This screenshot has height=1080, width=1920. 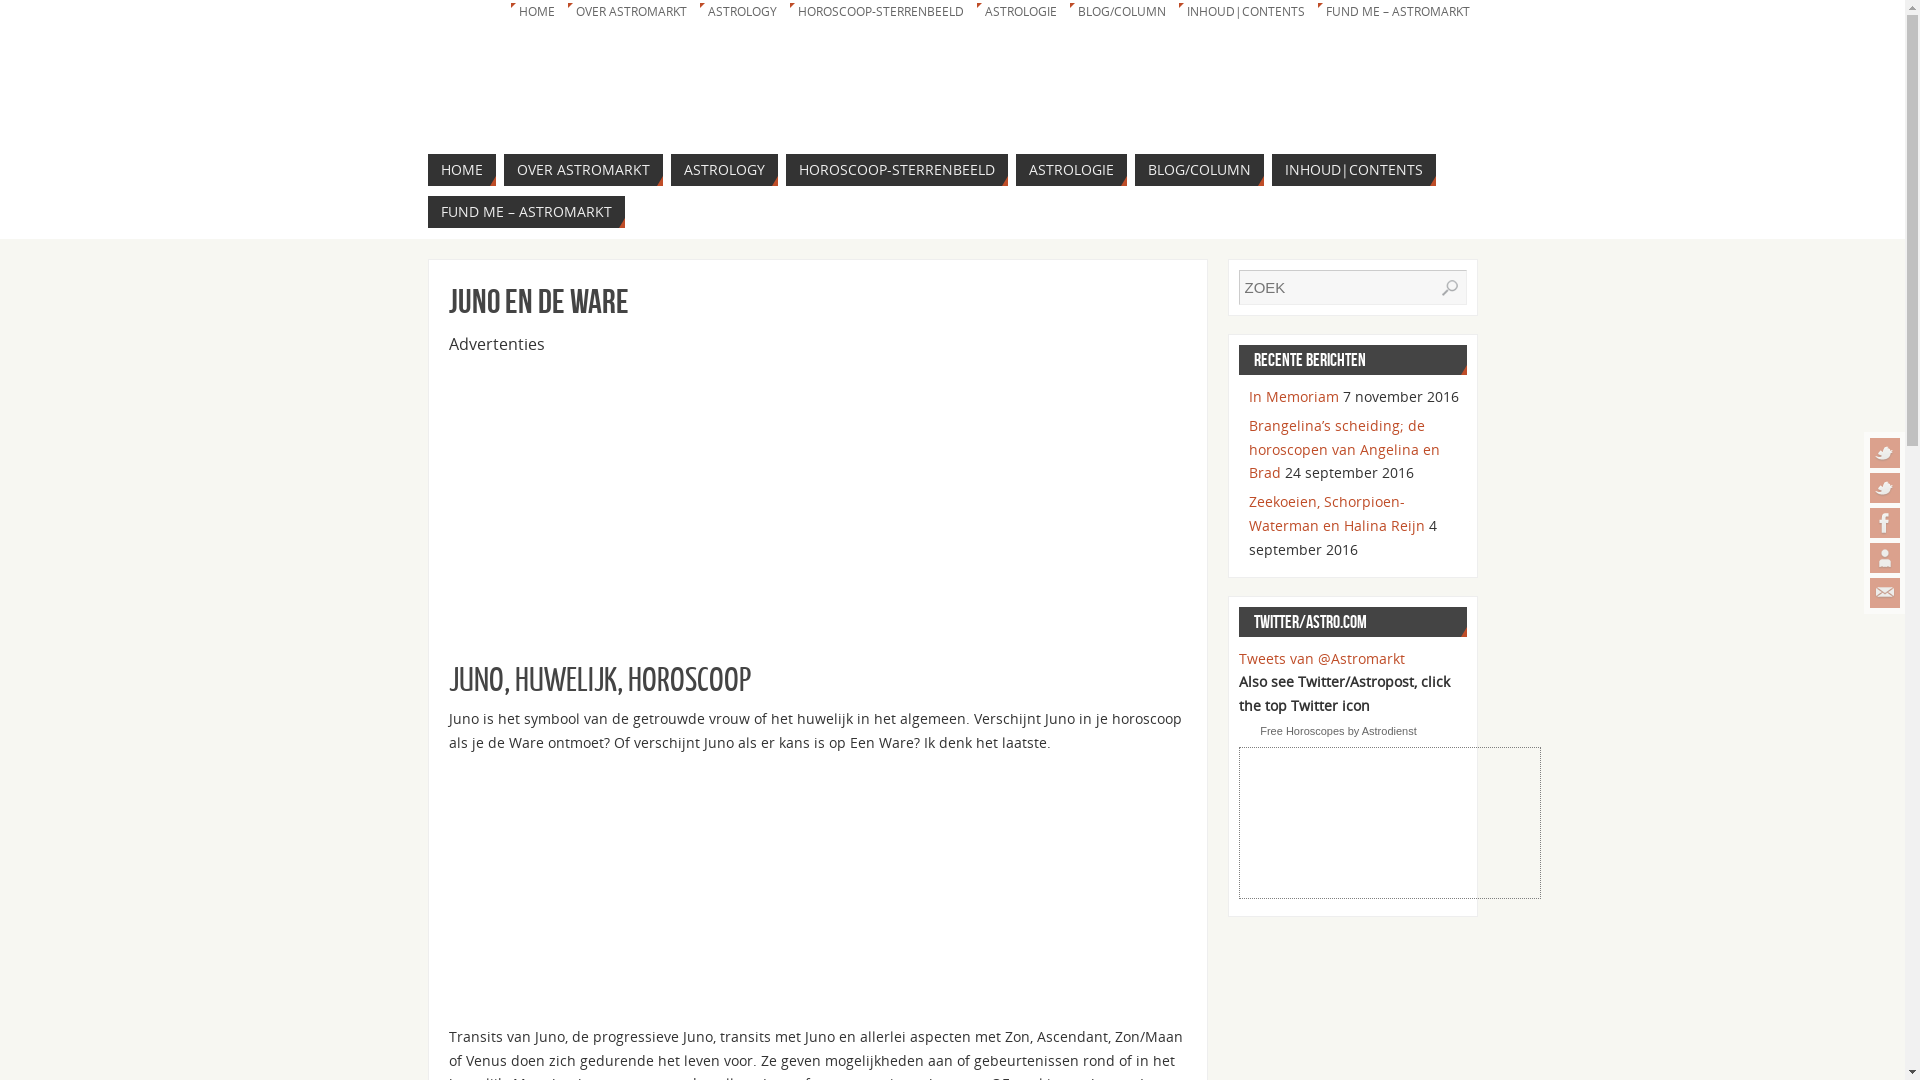 I want to click on 'INHOUD|CONTENTS', so click(x=1176, y=11).